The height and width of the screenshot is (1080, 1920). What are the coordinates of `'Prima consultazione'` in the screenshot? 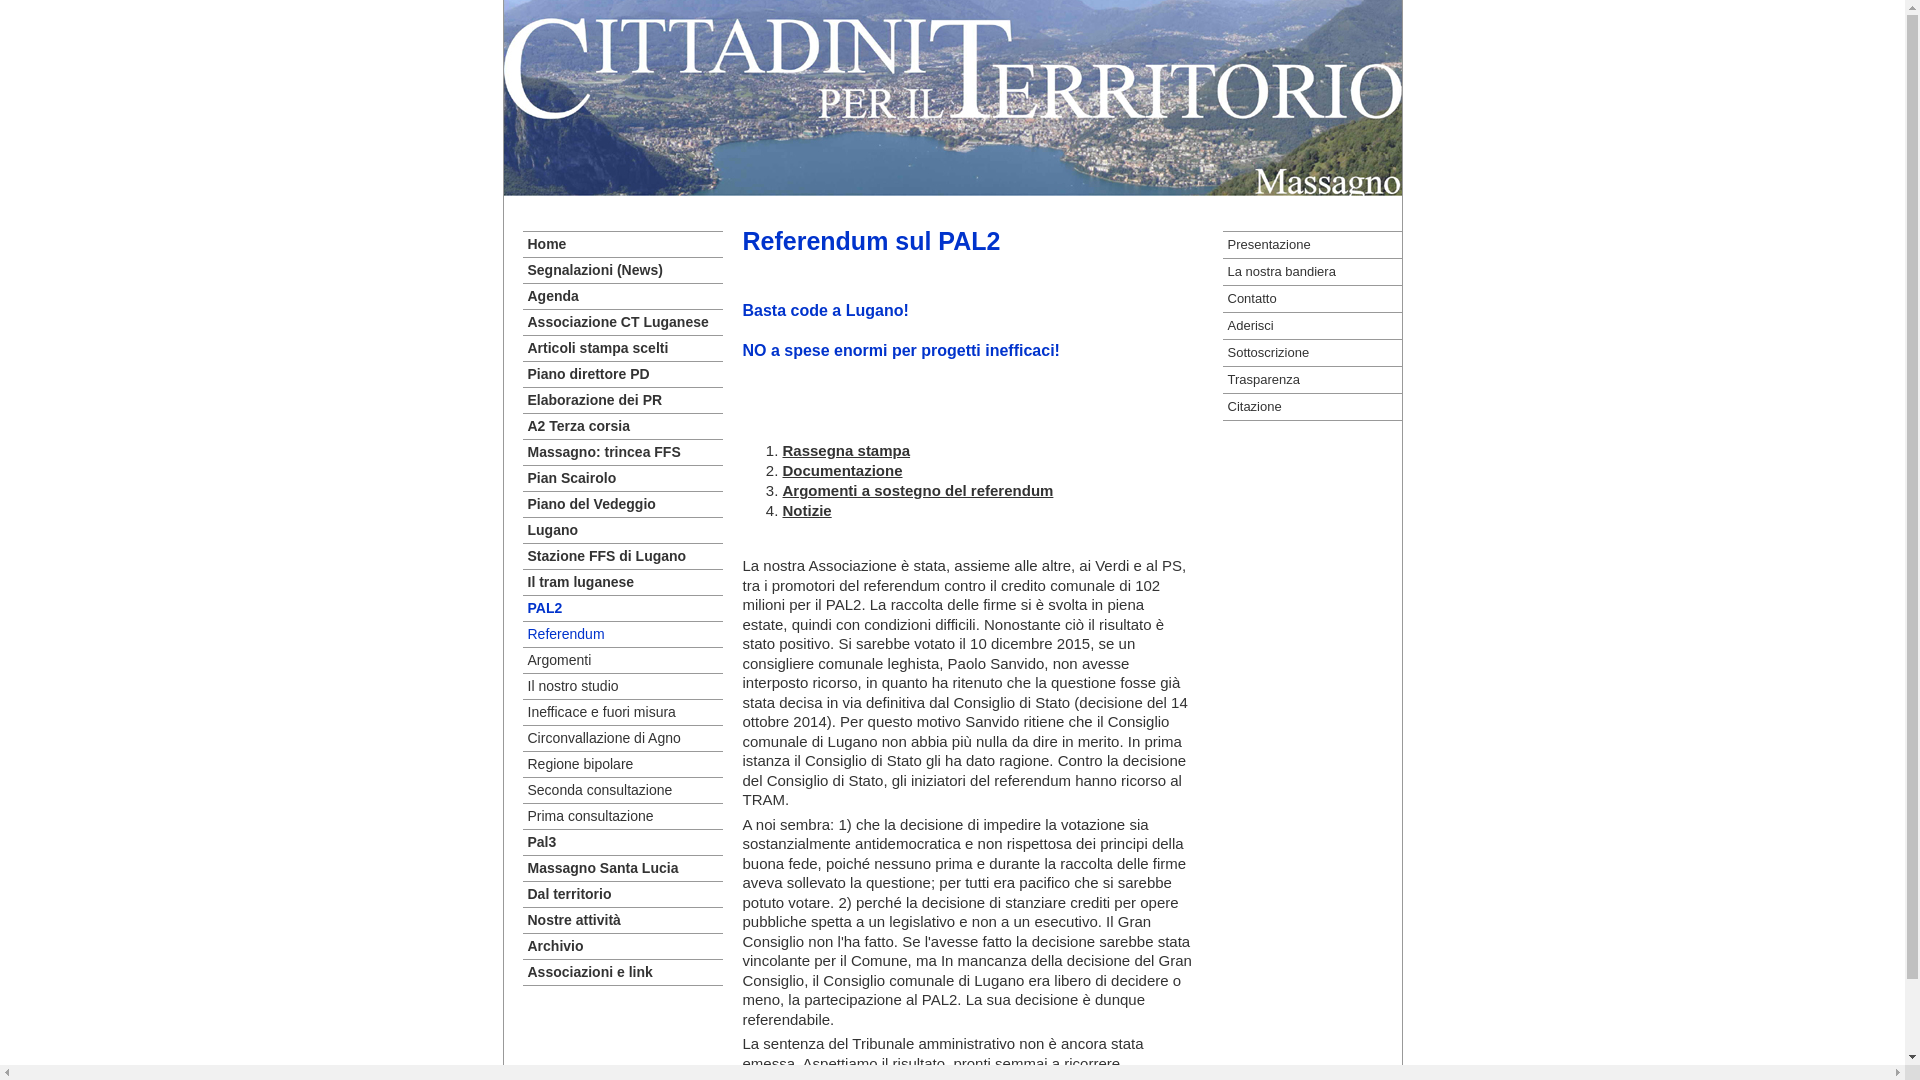 It's located at (621, 816).